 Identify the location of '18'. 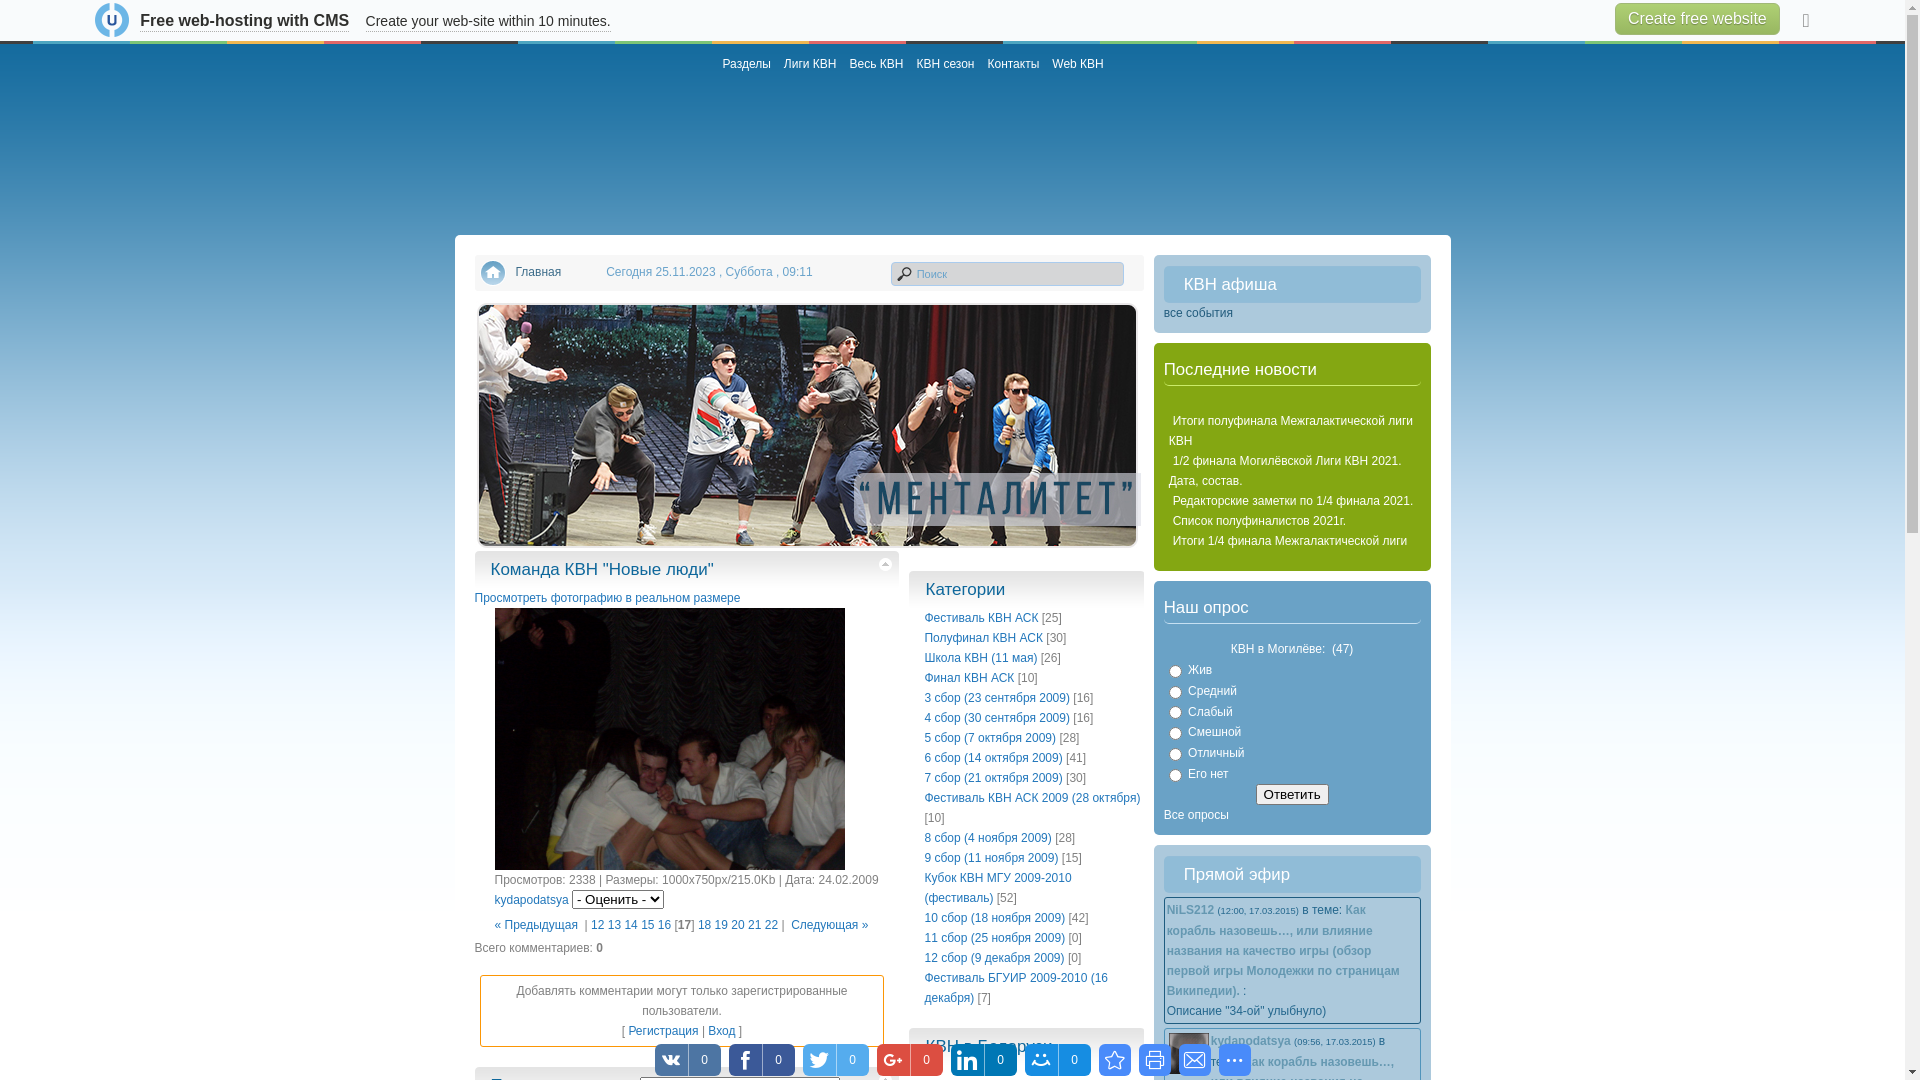
(704, 925).